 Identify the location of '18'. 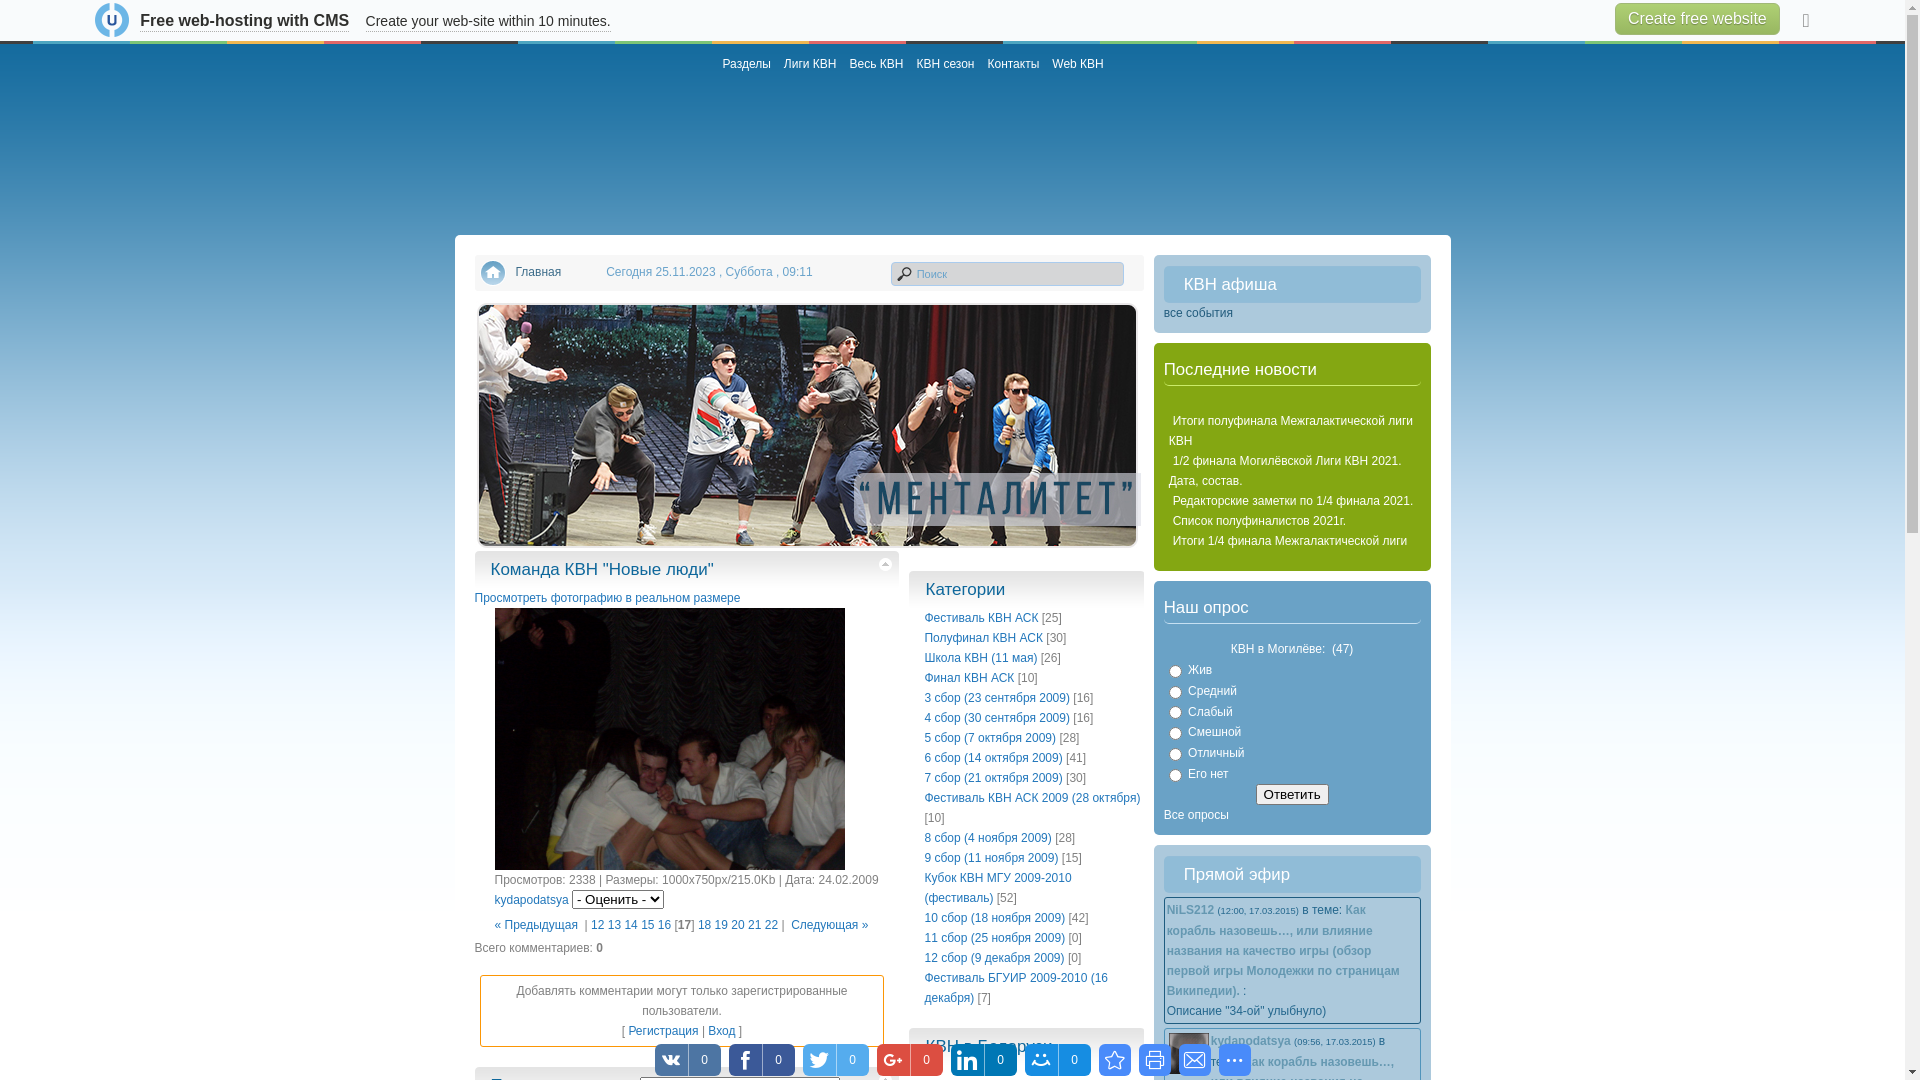
(704, 925).